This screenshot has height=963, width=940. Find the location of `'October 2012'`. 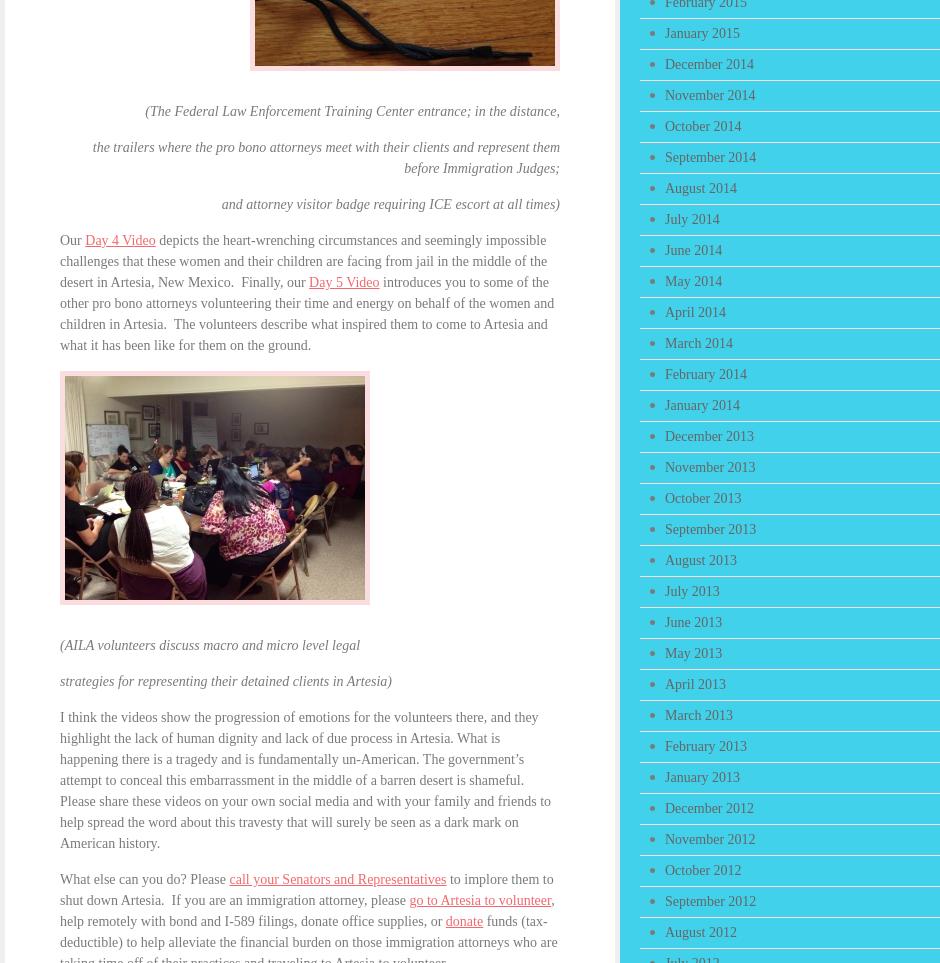

'October 2012' is located at coordinates (702, 870).